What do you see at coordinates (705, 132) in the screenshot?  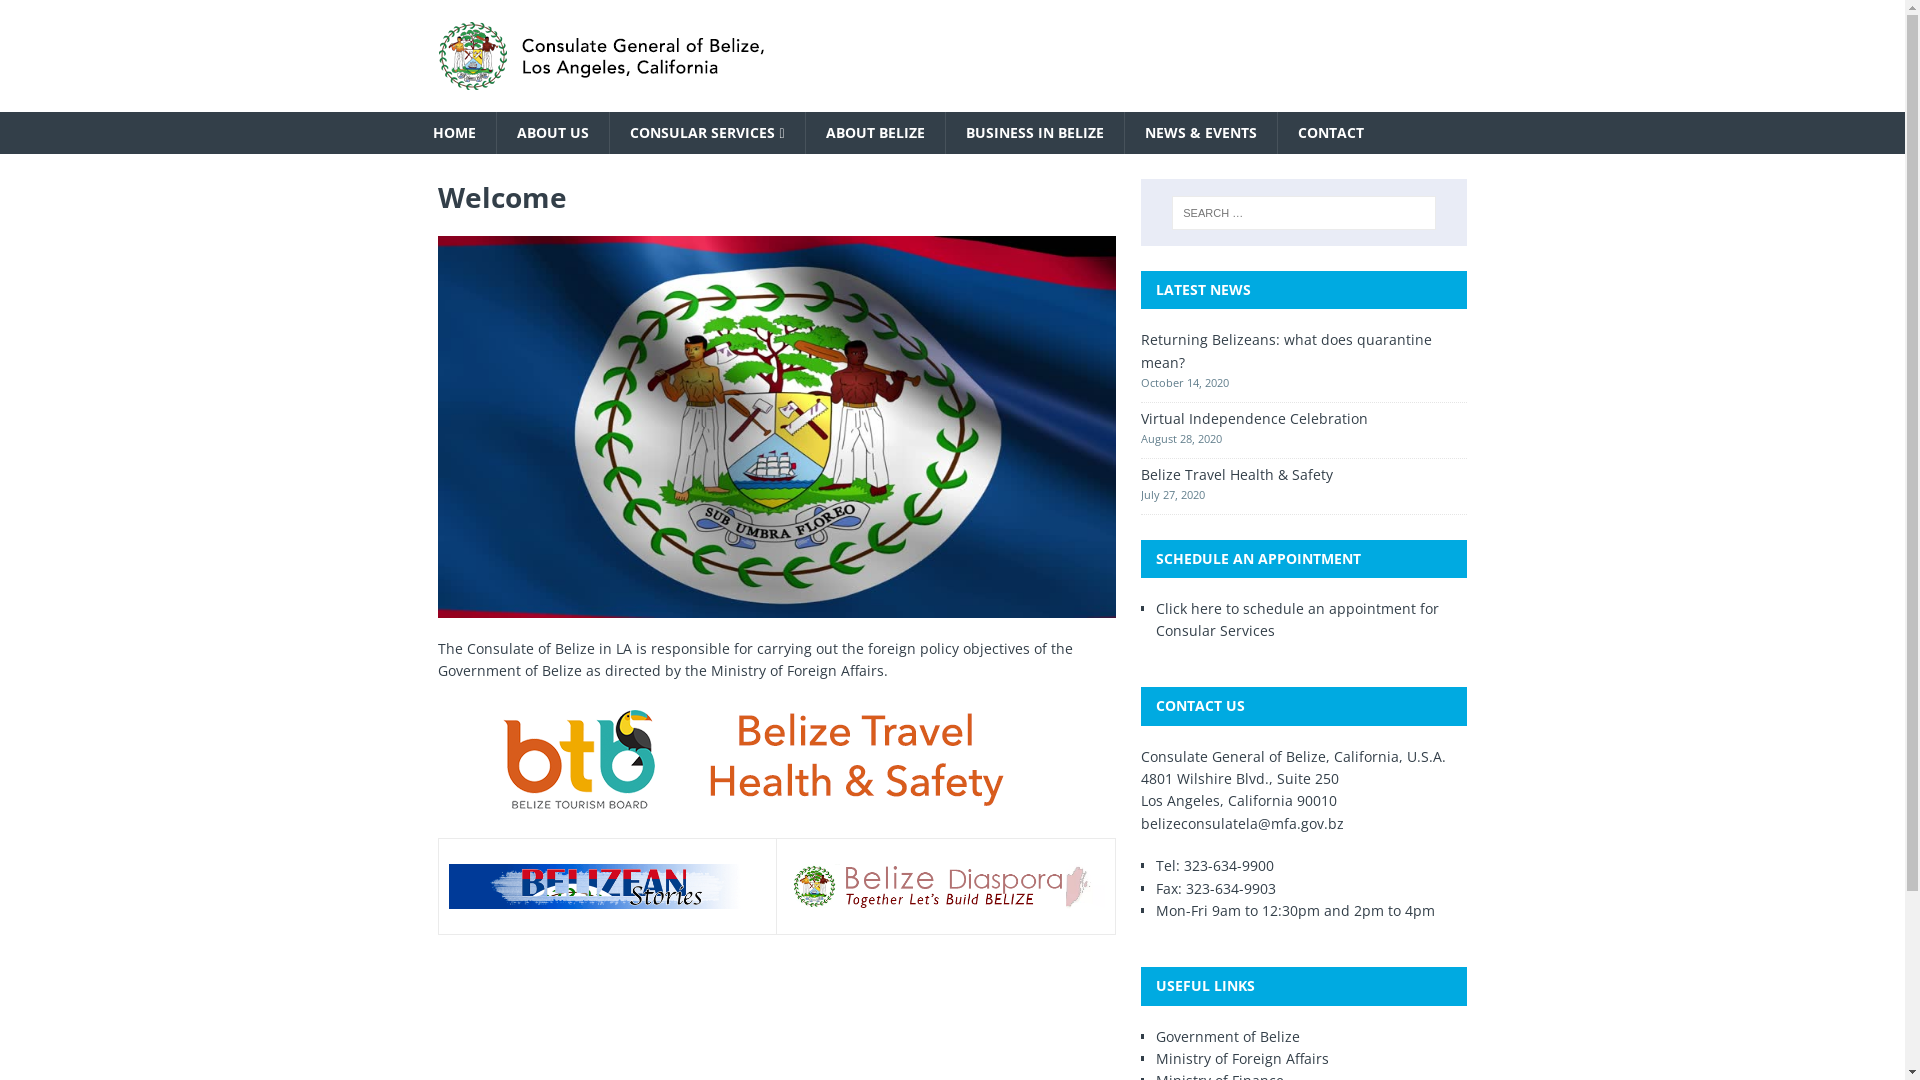 I see `'CONSULAR SERVICES'` at bounding box center [705, 132].